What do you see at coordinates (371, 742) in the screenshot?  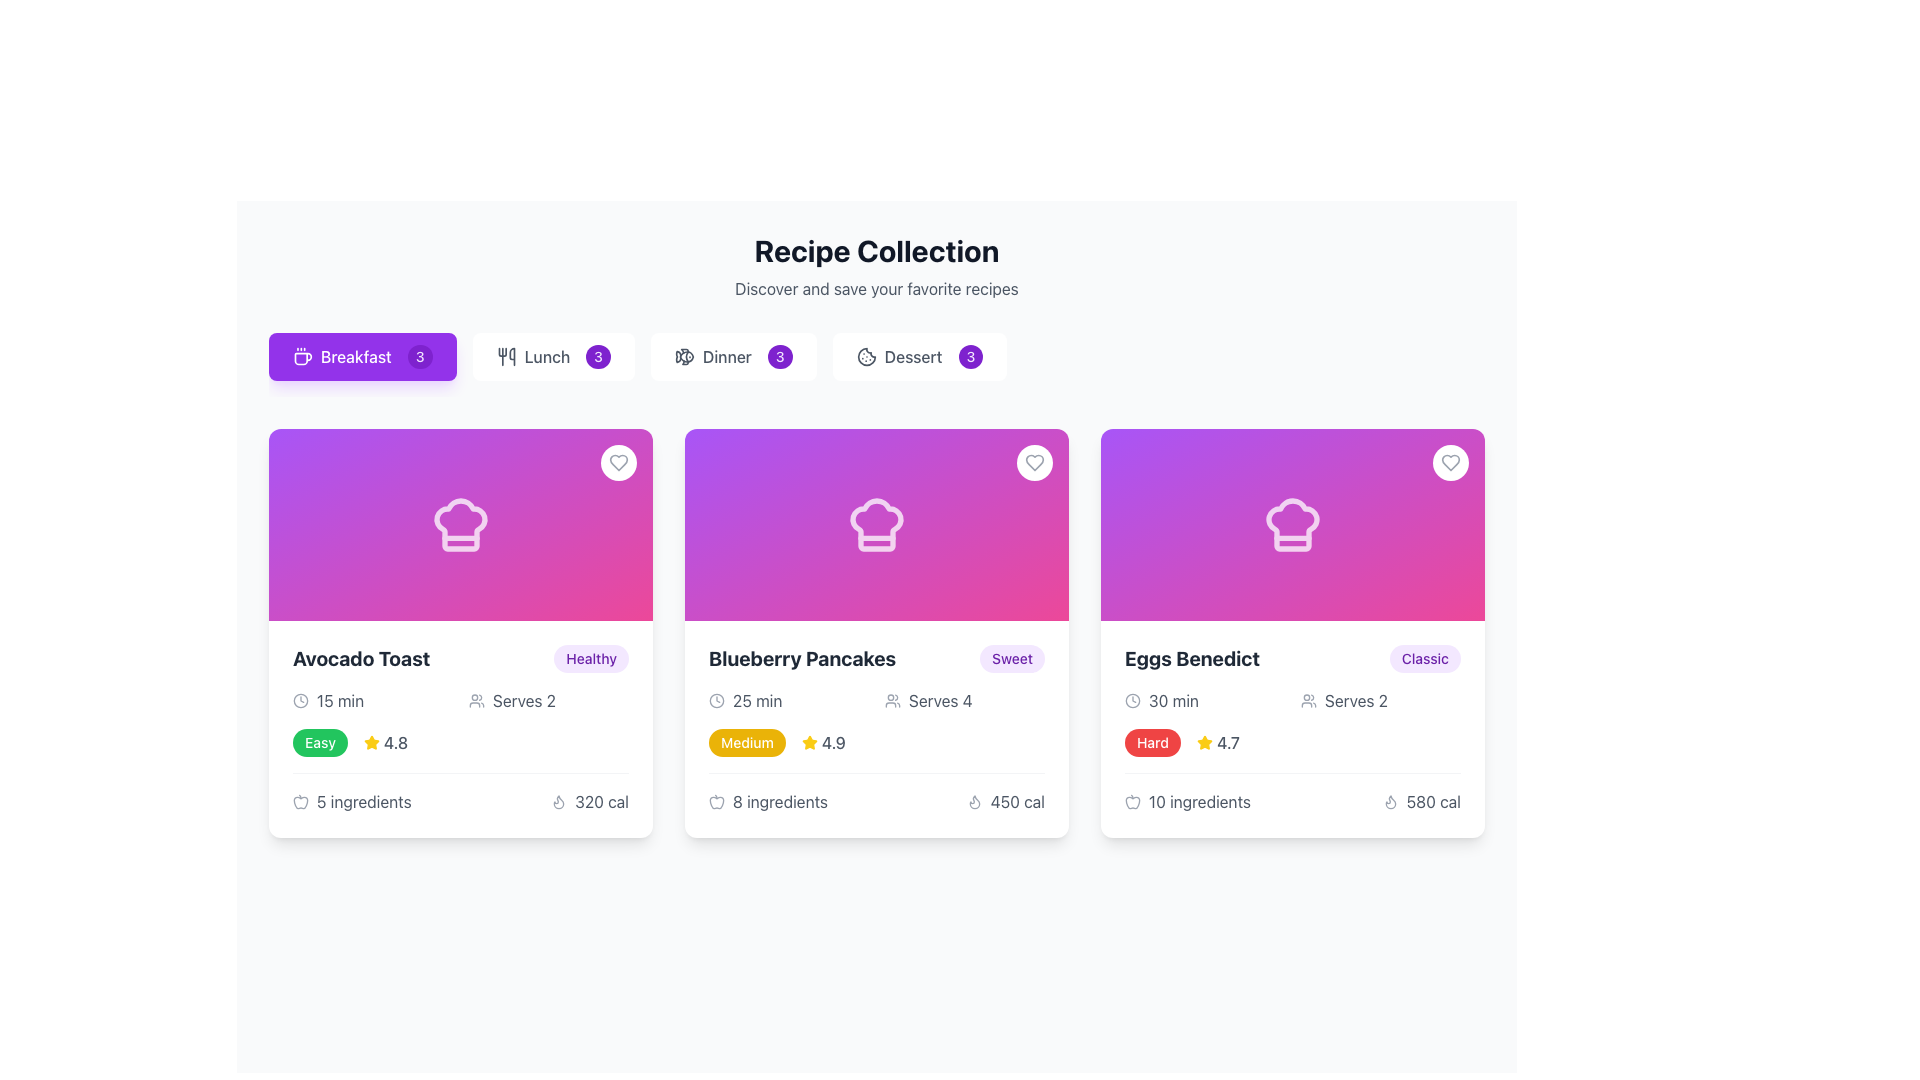 I see `the star icon representing the rating of the 'Avocado Toast' recipe, located next to the numeric rating (4.8) below the title and to the right of the green 'Easy' label` at bounding box center [371, 742].